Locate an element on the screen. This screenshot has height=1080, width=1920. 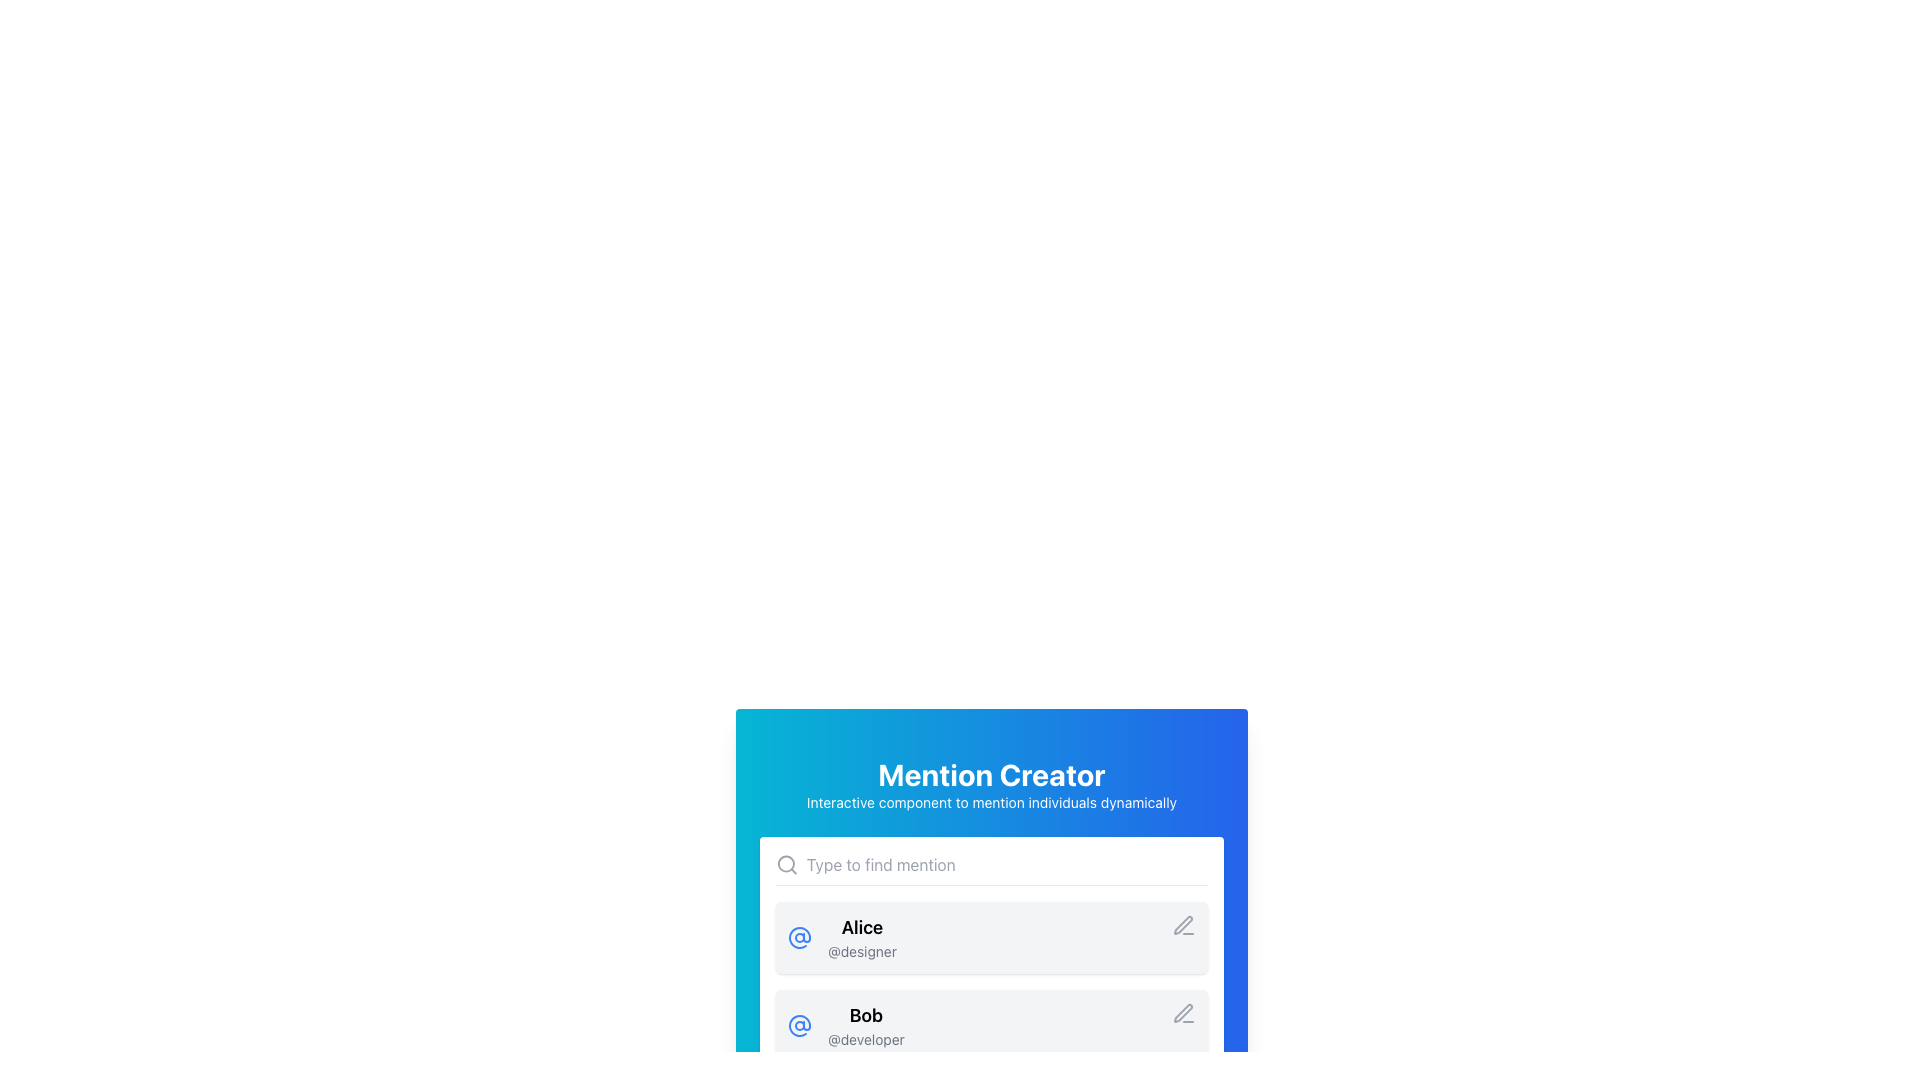
the topmost list element labeled 'Alice @designer' is located at coordinates (992, 937).